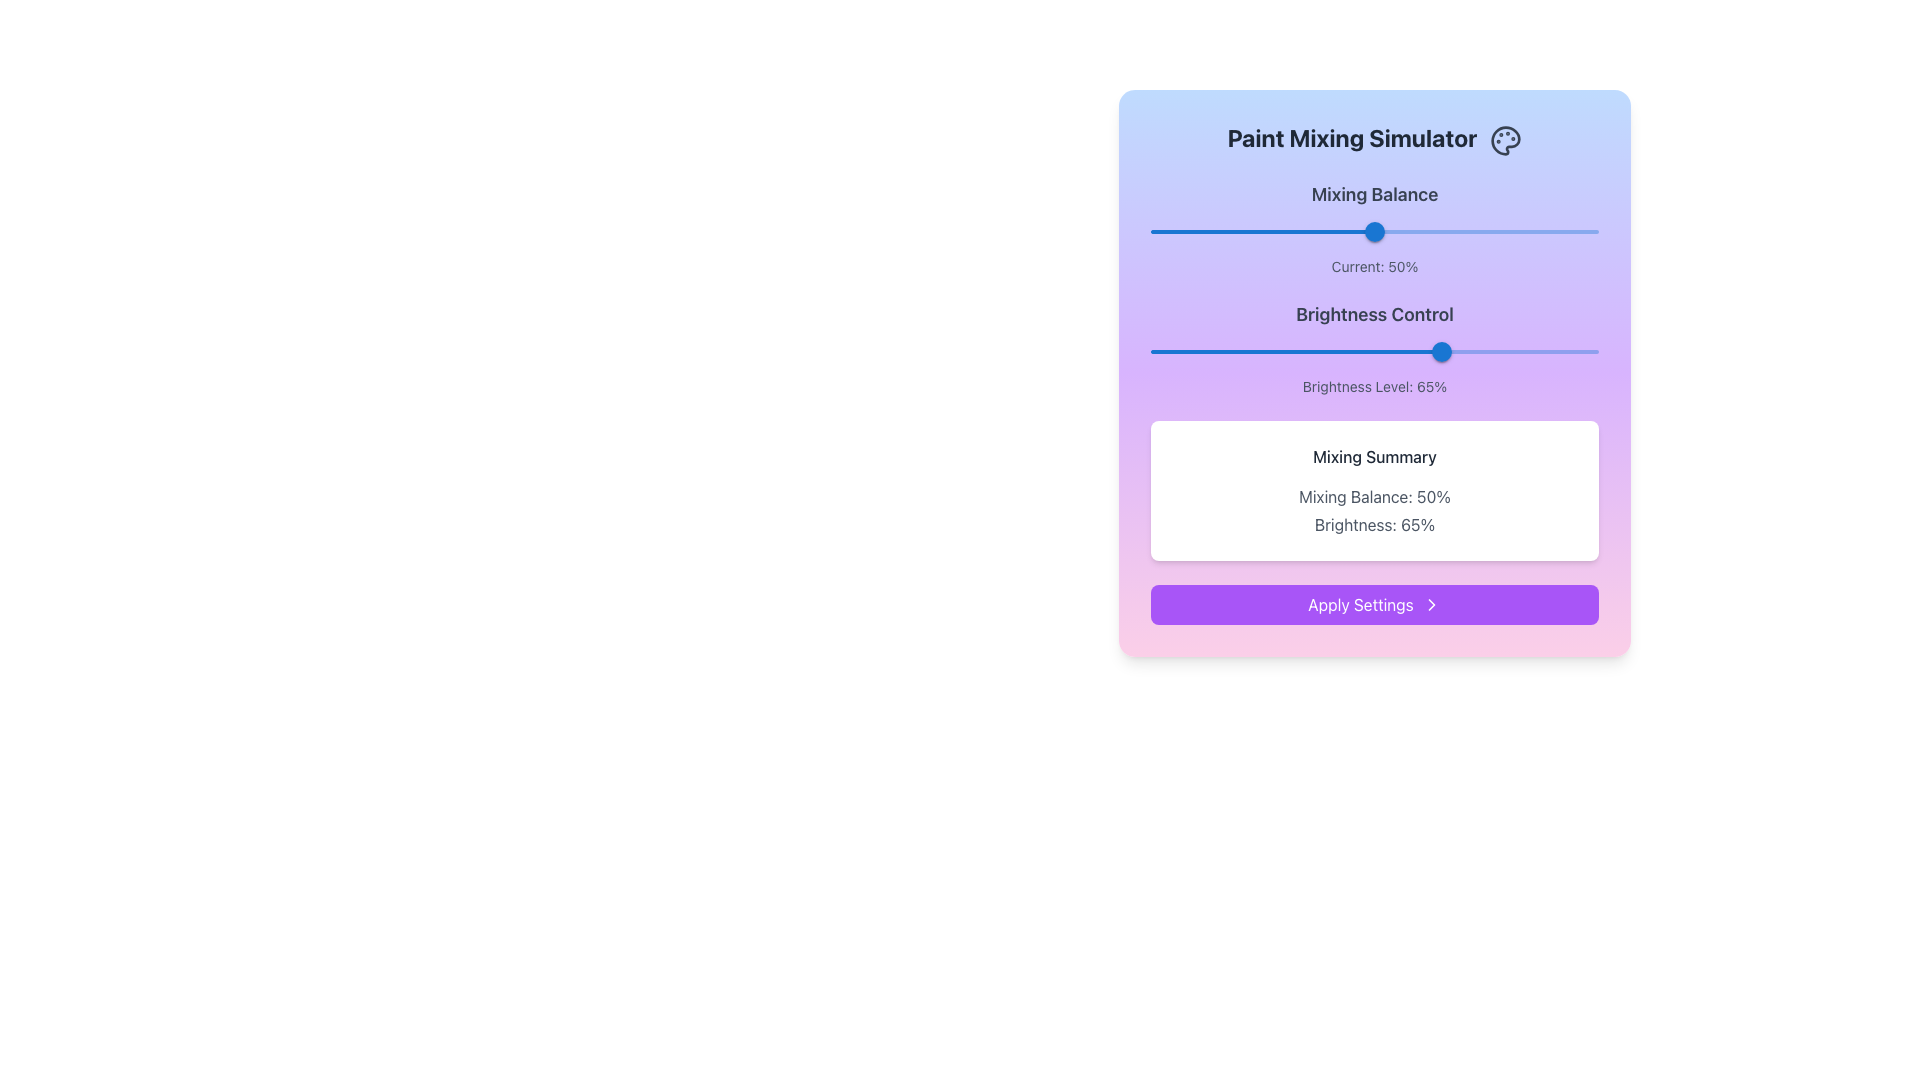  I want to click on the text label element displaying 'Mixing Balance', which is styled in bold, large dark gray font and positioned at the top of the interface within a light blue background area, so click(1373, 193).